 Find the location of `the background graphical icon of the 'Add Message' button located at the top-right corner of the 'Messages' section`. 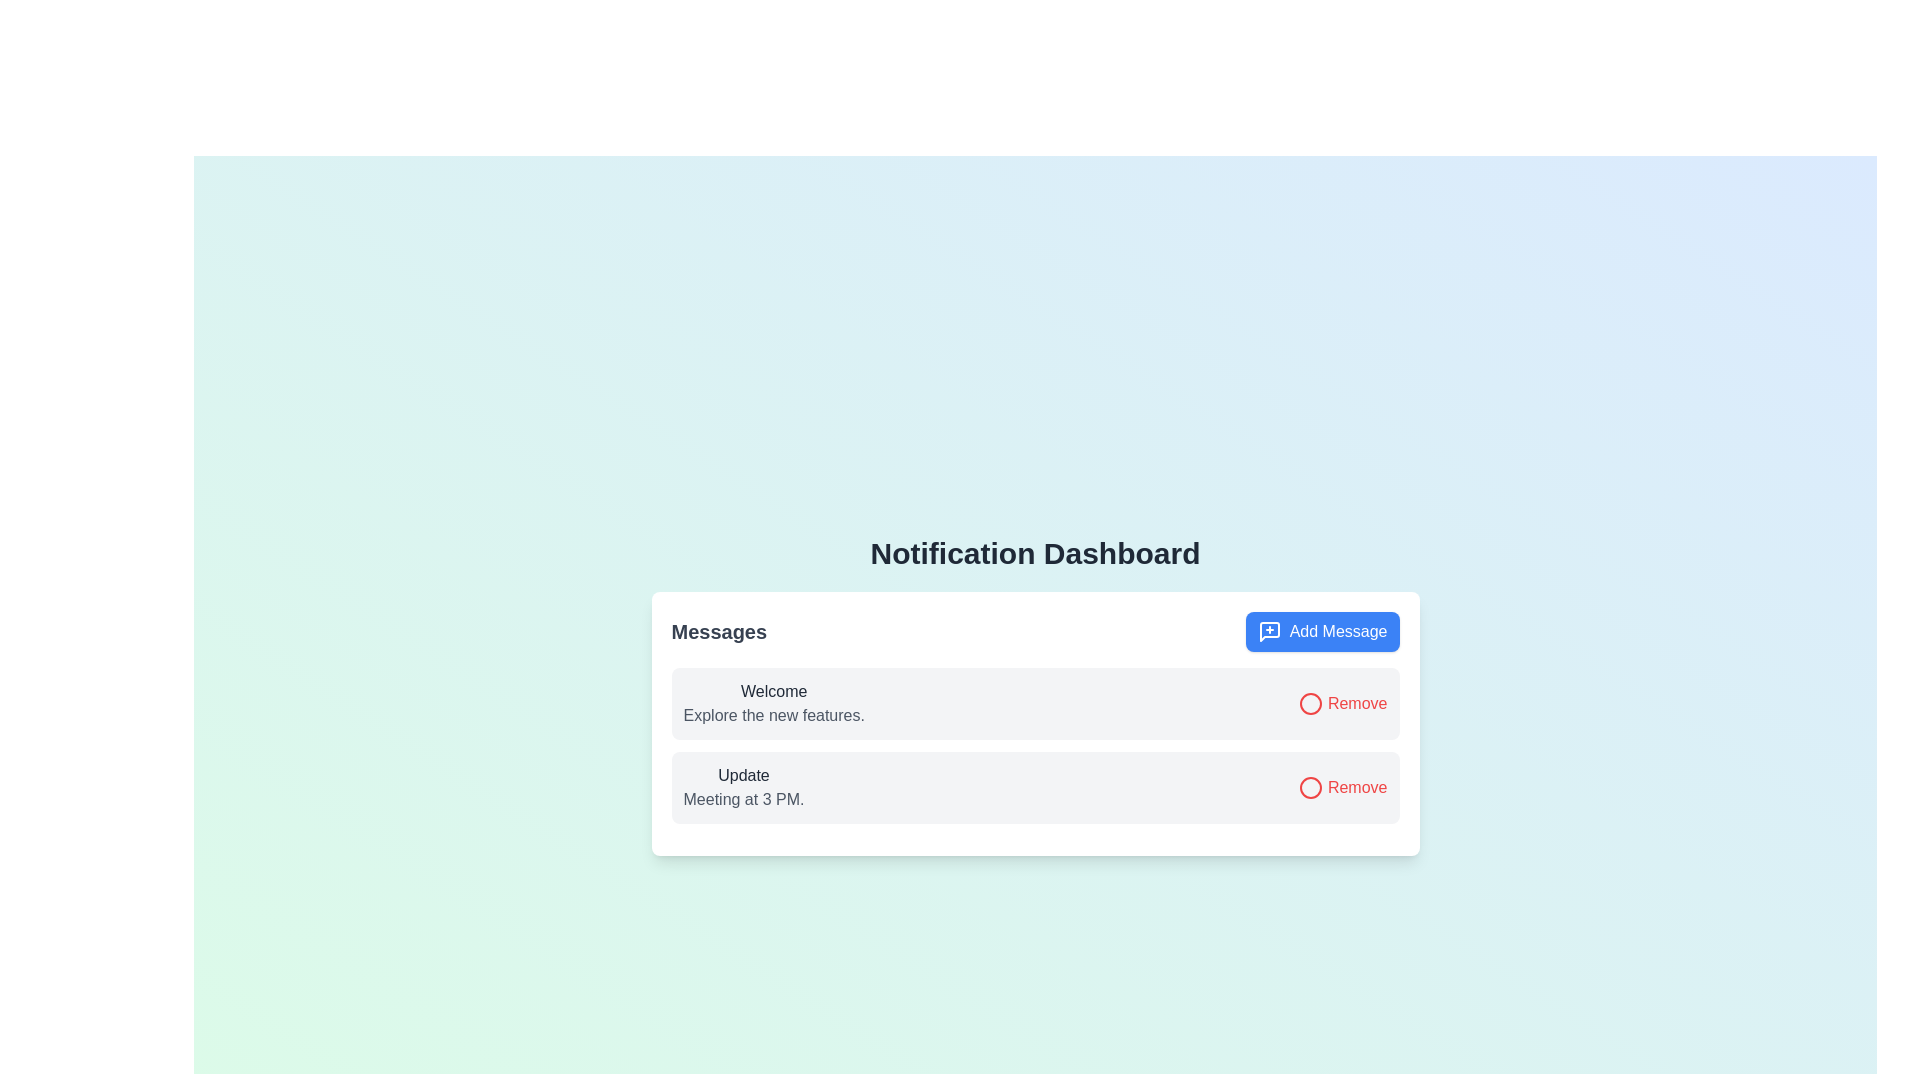

the background graphical icon of the 'Add Message' button located at the top-right corner of the 'Messages' section is located at coordinates (1268, 632).